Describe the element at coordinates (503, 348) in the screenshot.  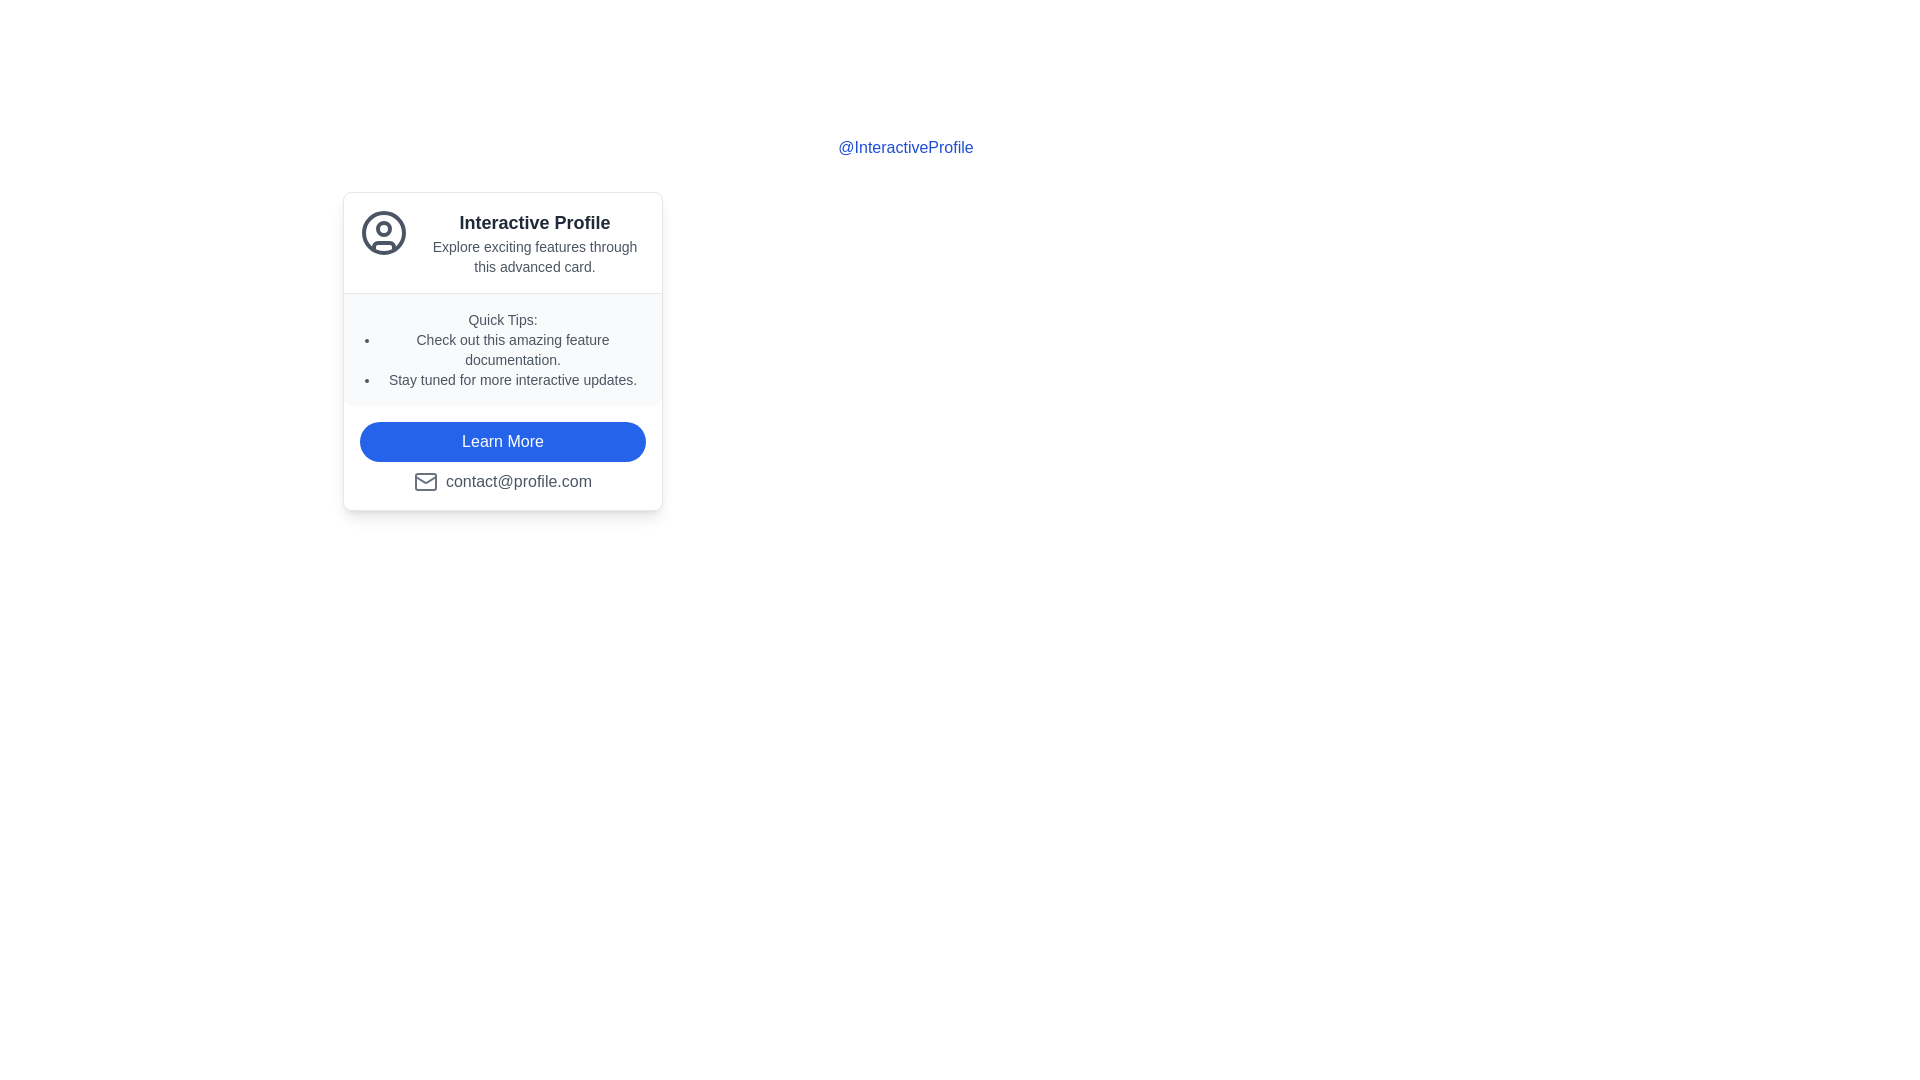
I see `the informational section that provides quick tips or guidance, located centrally within the card below the text 'Explore exciting features through this advanced card.' and above the 'Learn More' button` at that location.